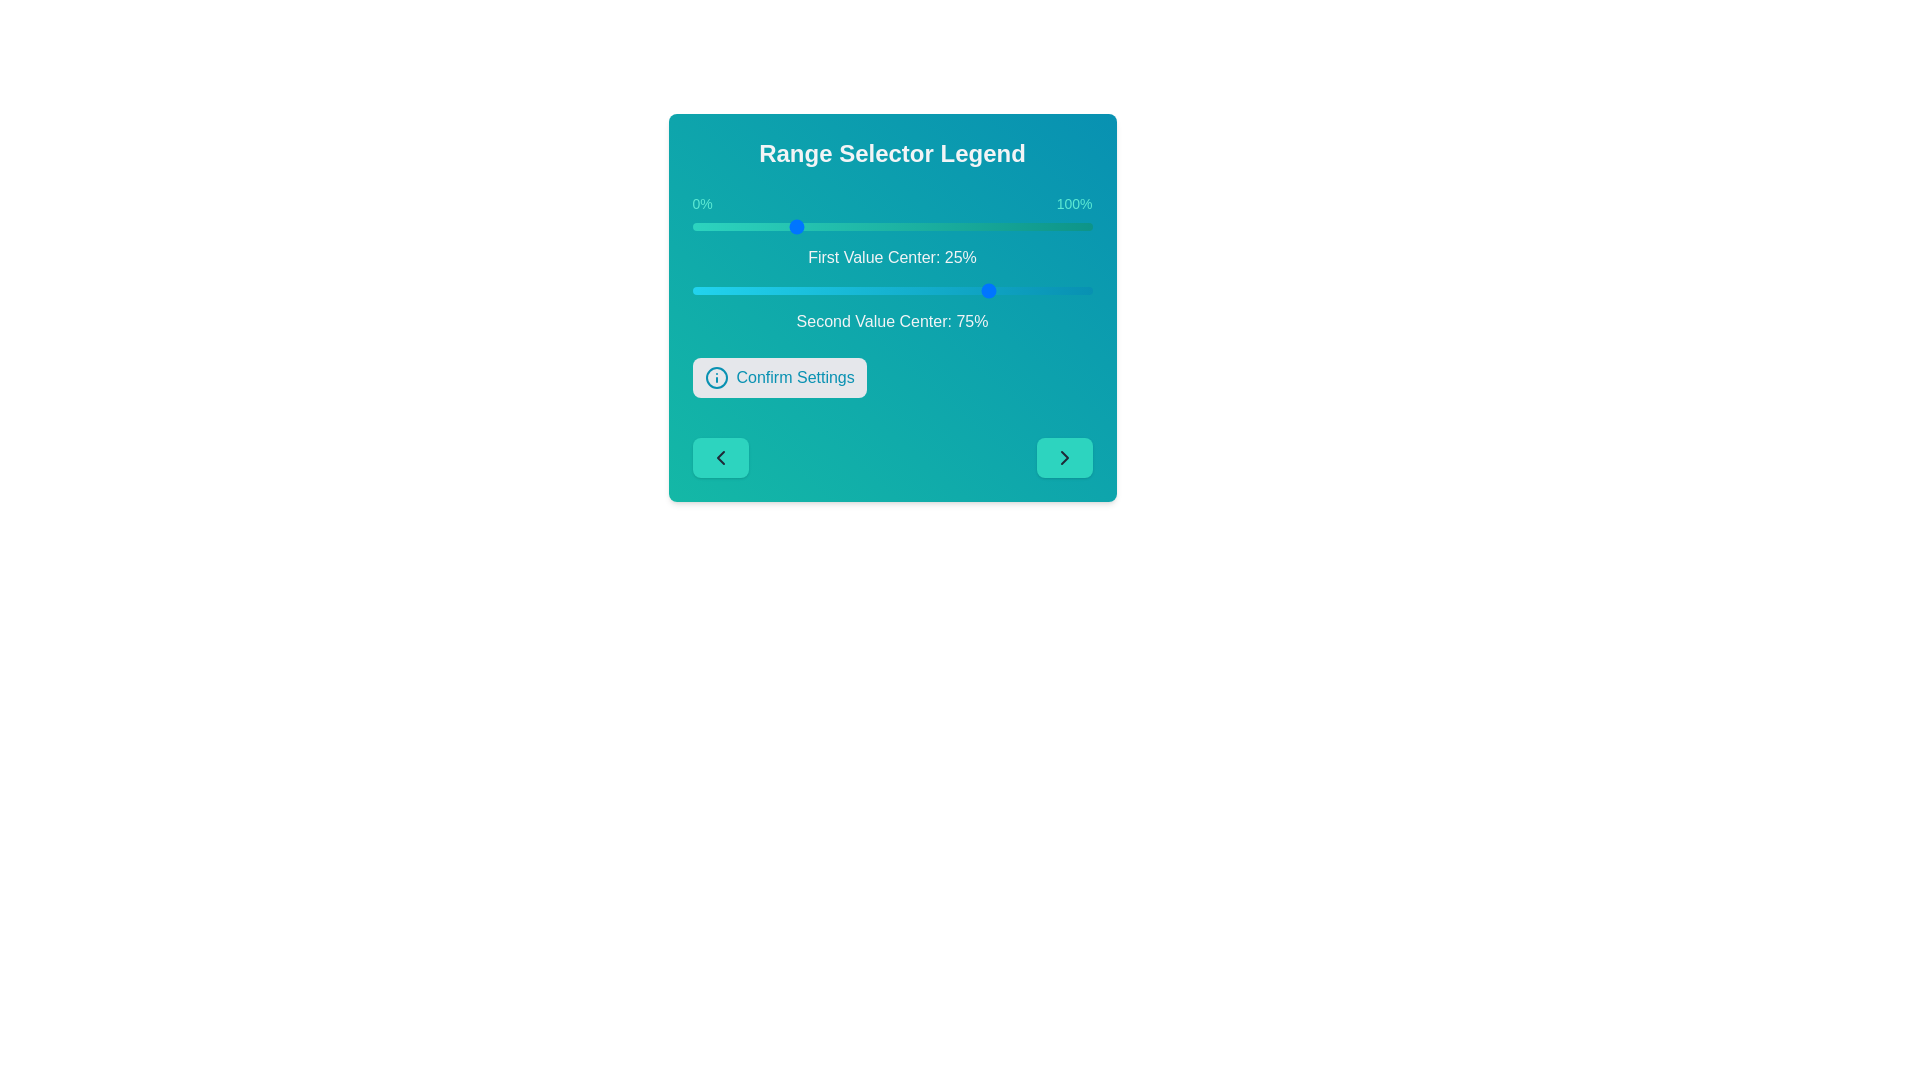 This screenshot has height=1080, width=1920. I want to click on the static text element displaying '100%' with a teal color, located at the top-right corner of the panel, so click(1073, 204).